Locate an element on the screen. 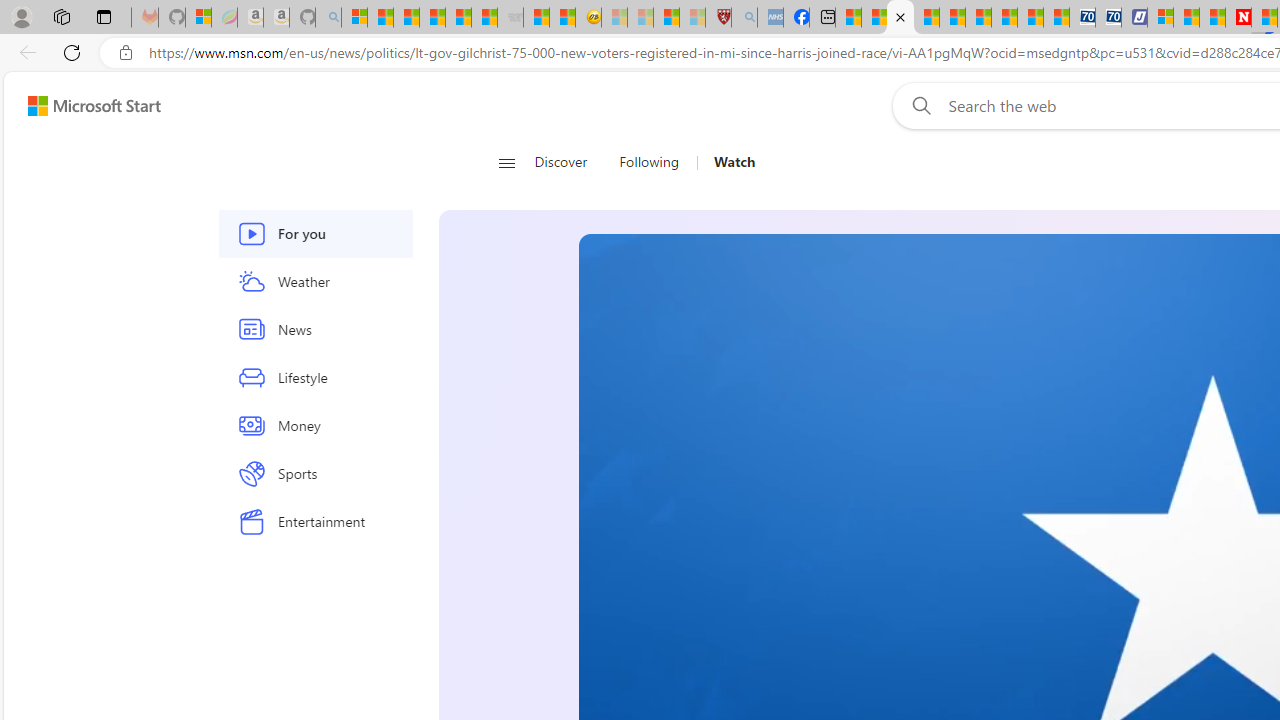 This screenshot has width=1280, height=720. '12 Popular Science Lies that Must be Corrected - Sleeping' is located at coordinates (692, 17).